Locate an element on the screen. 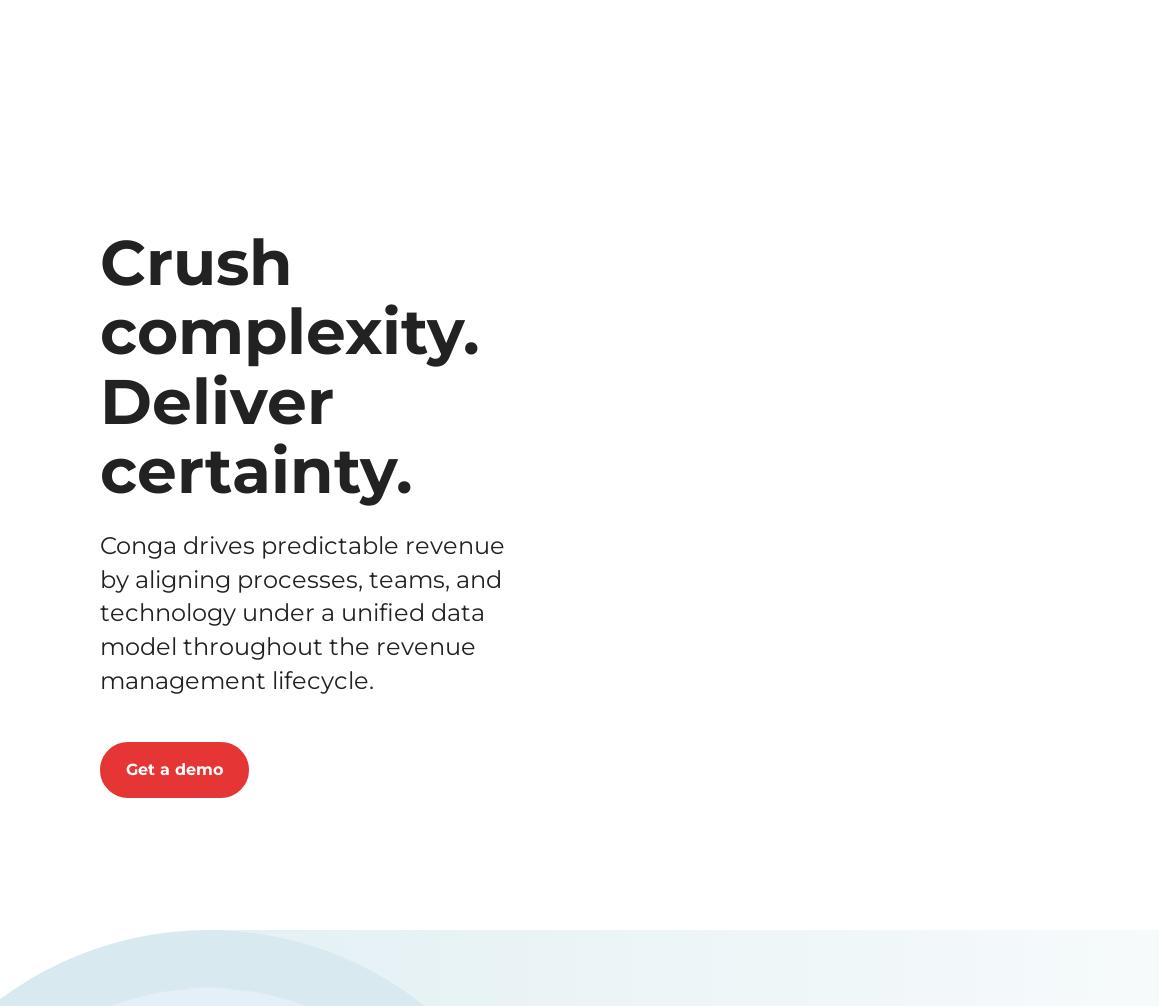  'Privacy Policy' is located at coordinates (506, 789).